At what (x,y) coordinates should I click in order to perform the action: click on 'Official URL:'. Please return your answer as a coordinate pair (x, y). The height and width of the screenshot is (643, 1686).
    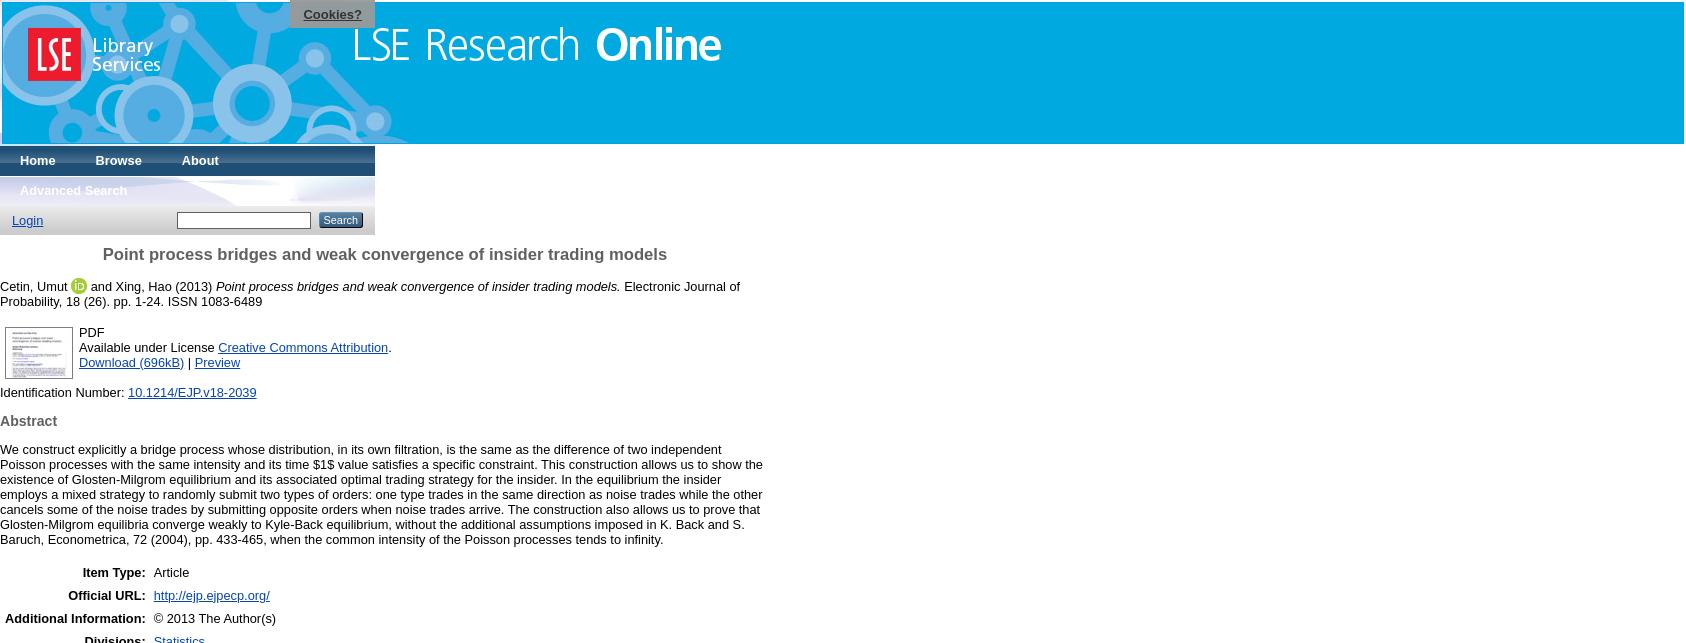
    Looking at the image, I should click on (105, 593).